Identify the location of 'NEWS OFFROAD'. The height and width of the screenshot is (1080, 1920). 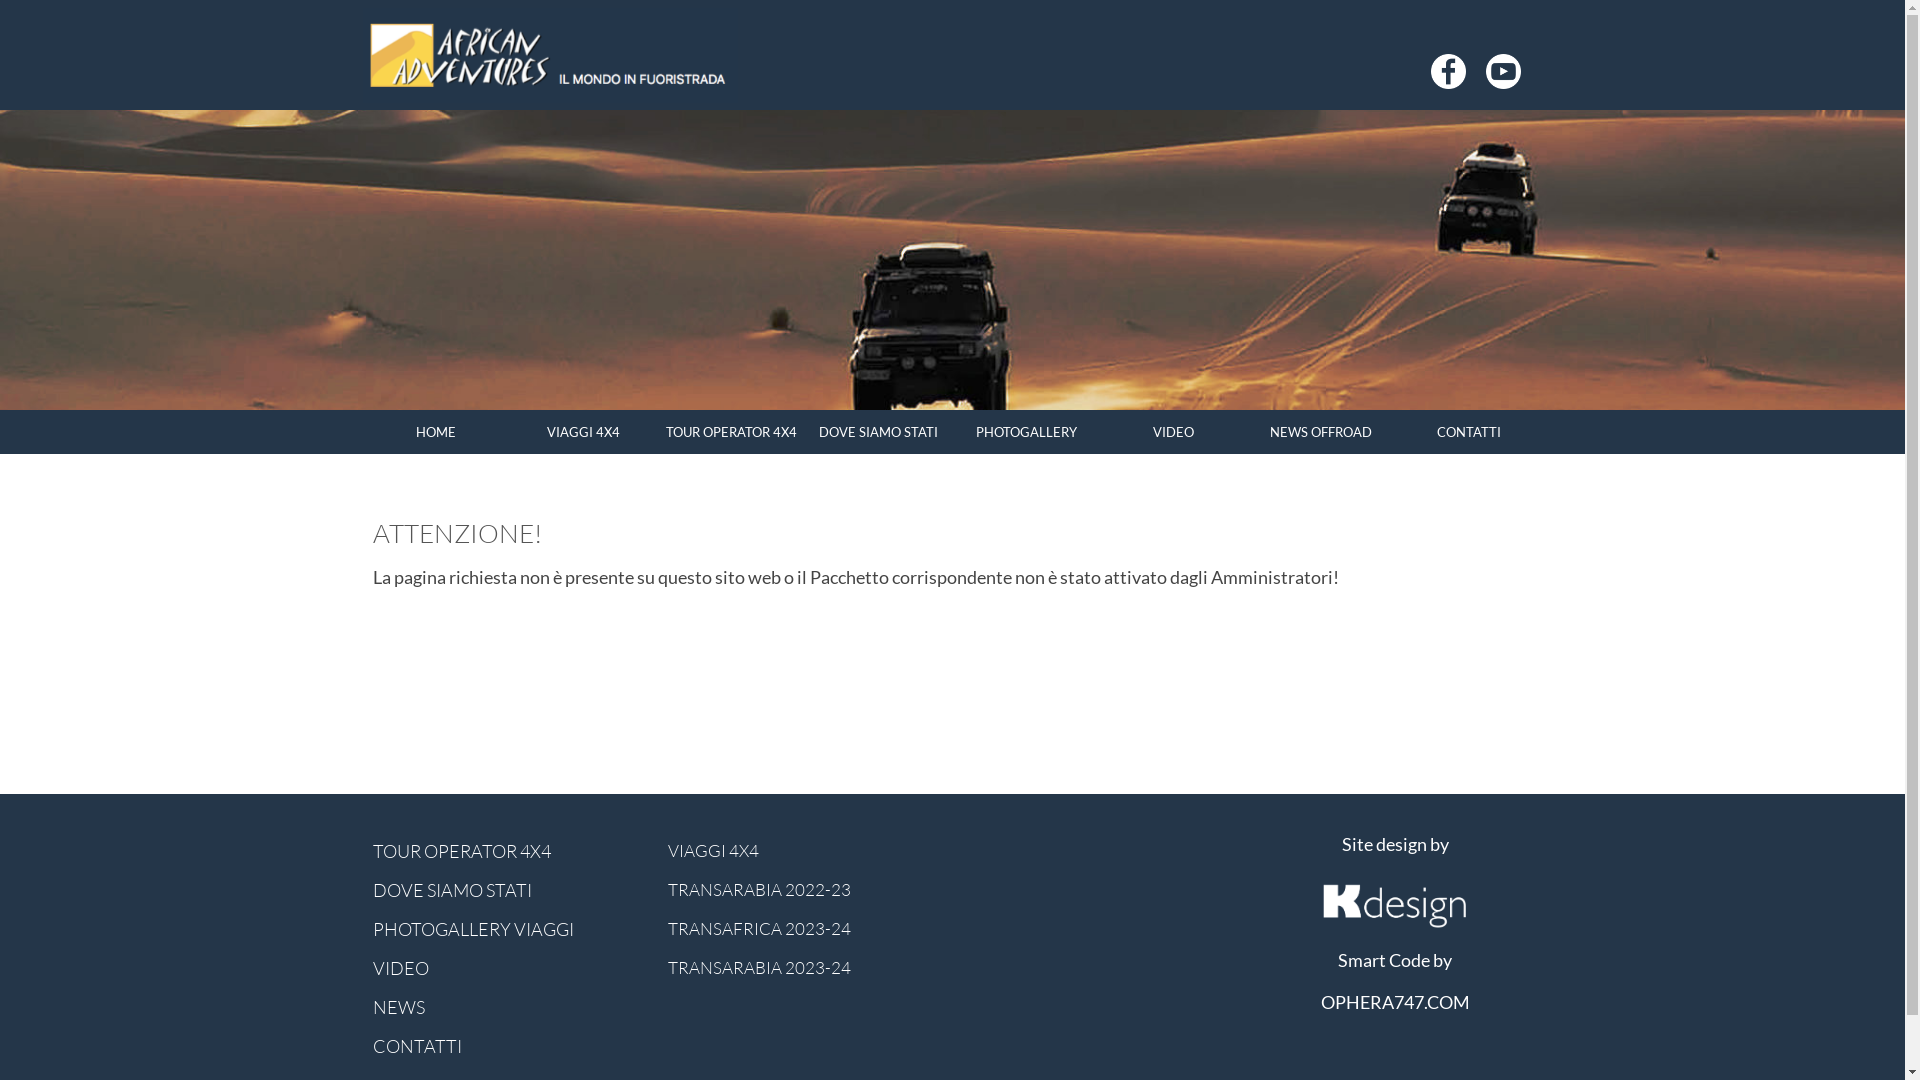
(1321, 431).